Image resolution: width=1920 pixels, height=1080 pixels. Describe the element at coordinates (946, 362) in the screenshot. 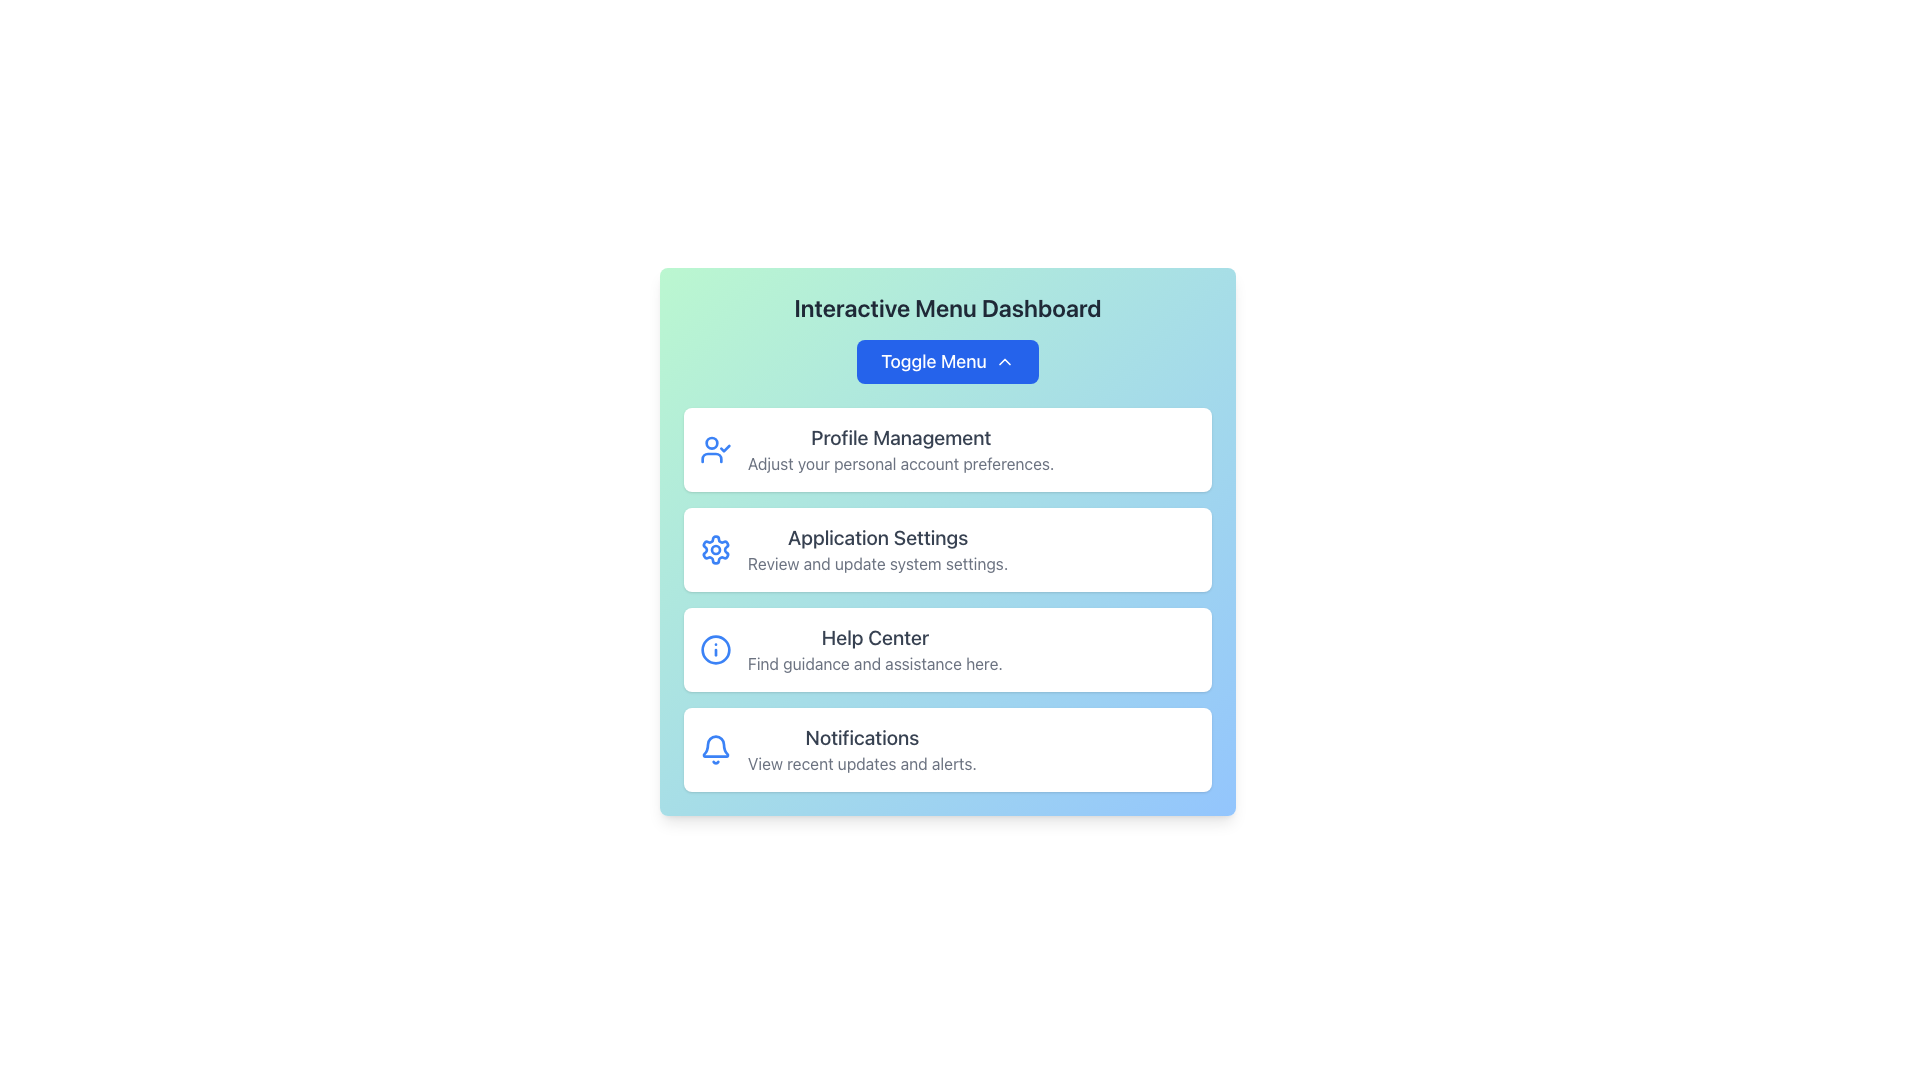

I see `the blue 'Toggle Menu' button with rounded corners and a downward-facing chevron icon` at that location.